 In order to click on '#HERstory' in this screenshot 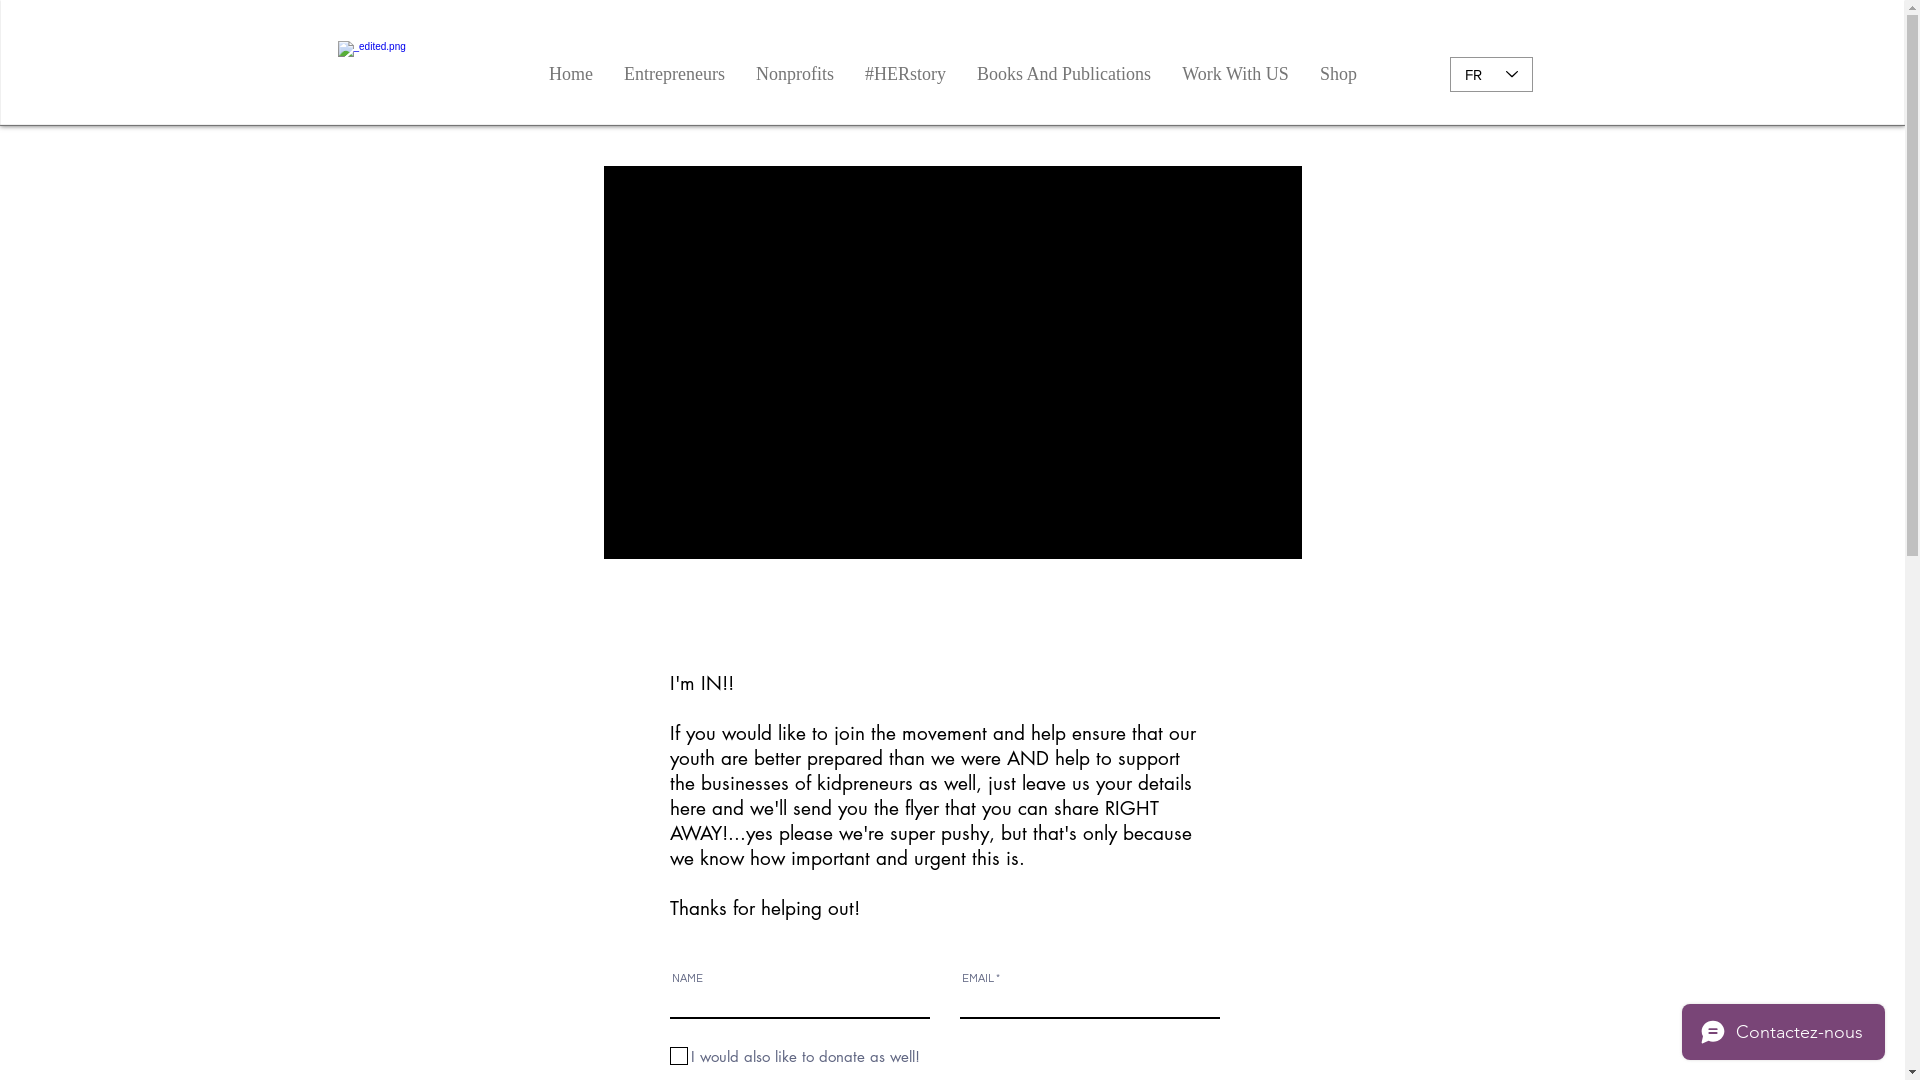, I will do `click(904, 73)`.